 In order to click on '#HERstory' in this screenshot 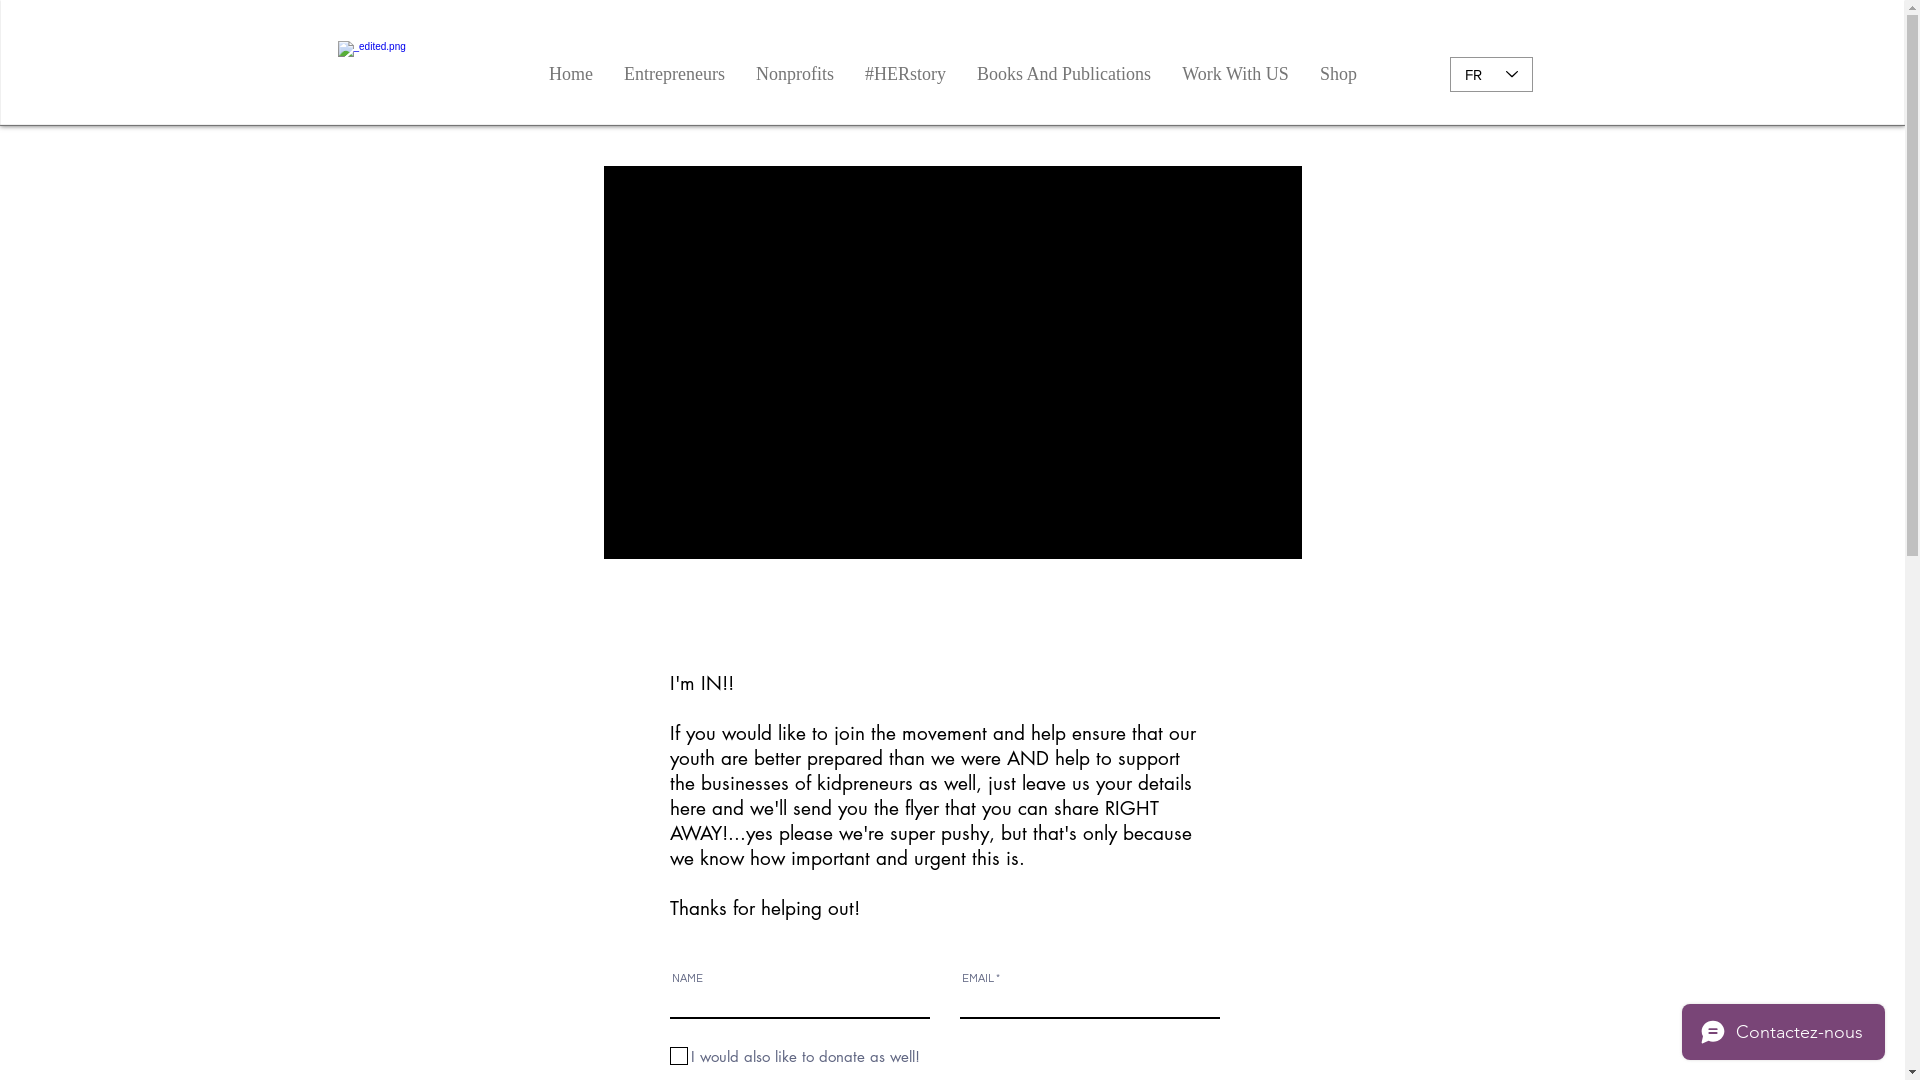, I will do `click(904, 73)`.